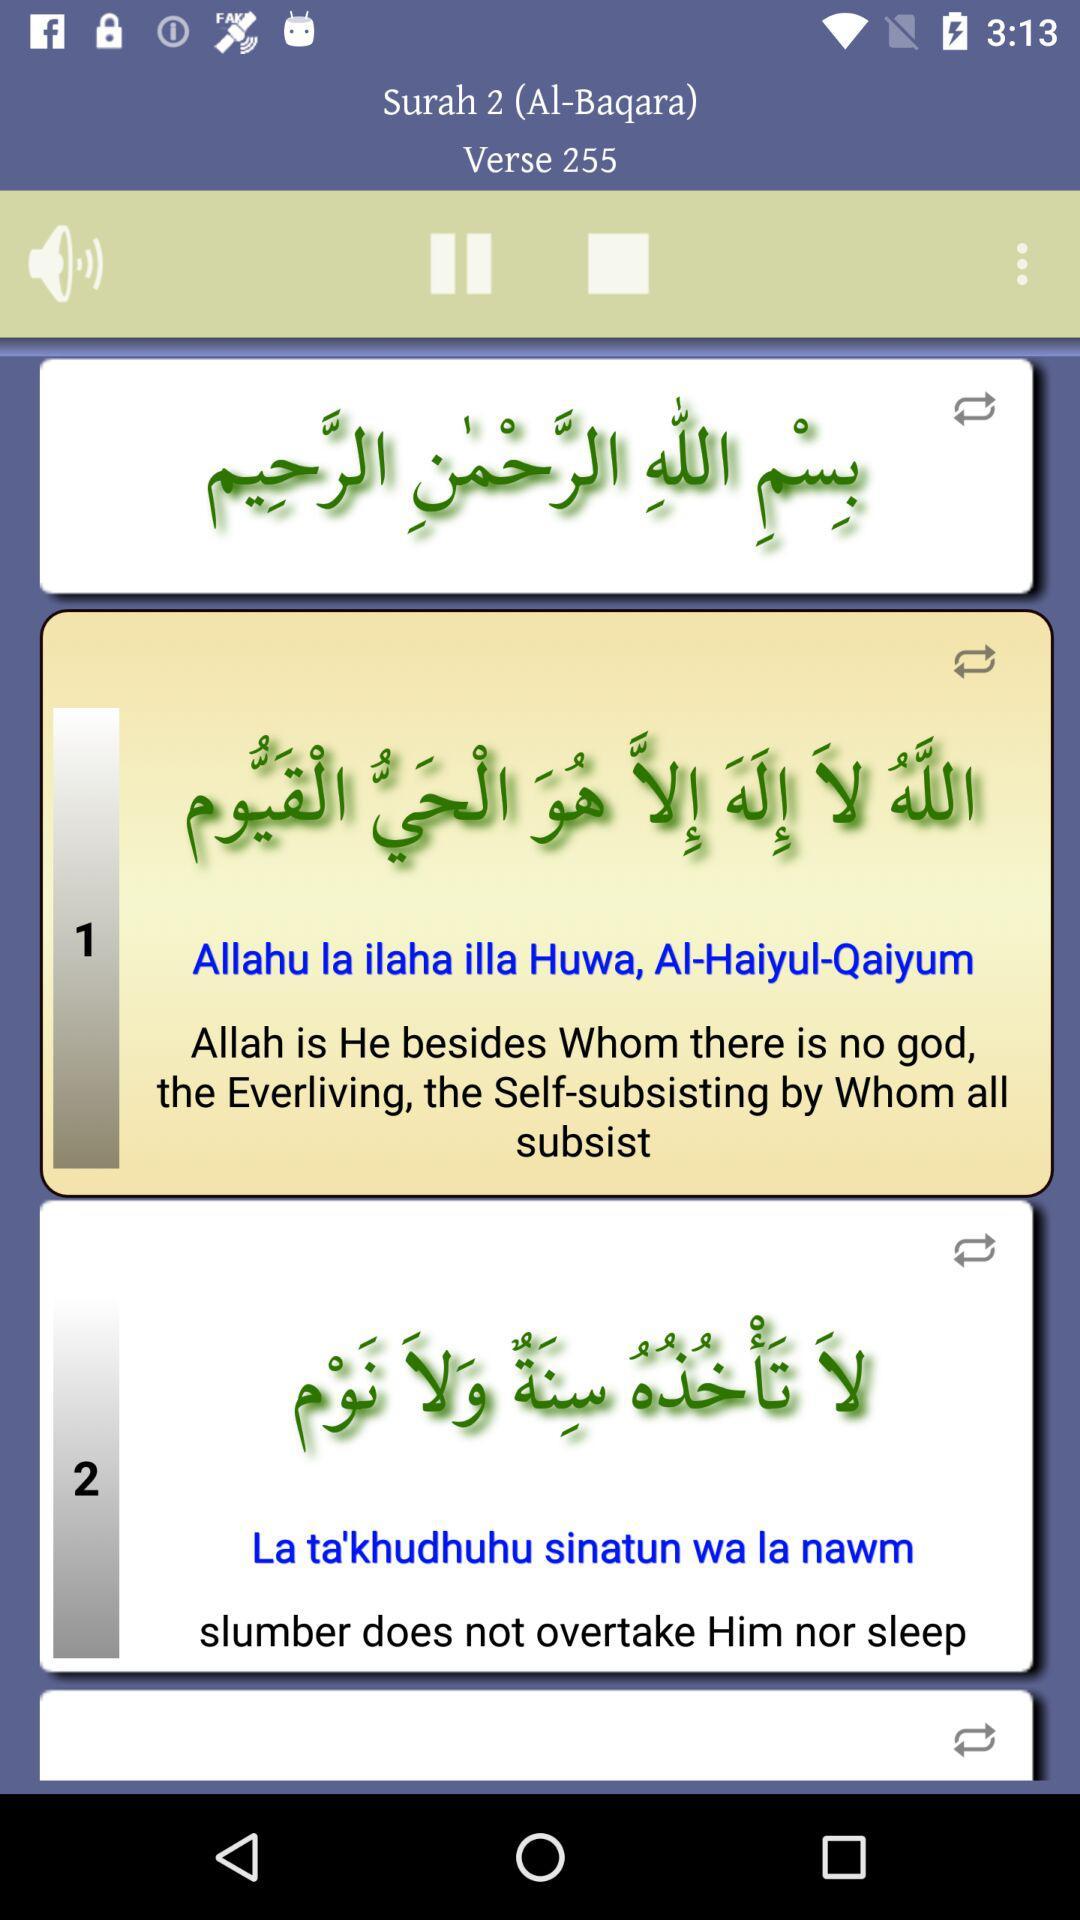 This screenshot has height=1920, width=1080. What do you see at coordinates (460, 262) in the screenshot?
I see `pause` at bounding box center [460, 262].